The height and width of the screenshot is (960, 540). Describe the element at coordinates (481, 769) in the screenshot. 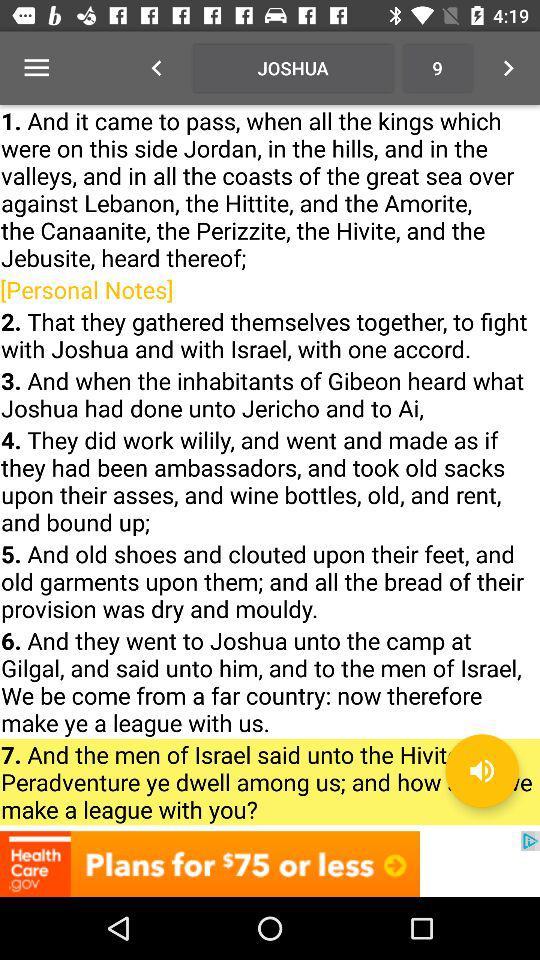

I see `the volume icon` at that location.